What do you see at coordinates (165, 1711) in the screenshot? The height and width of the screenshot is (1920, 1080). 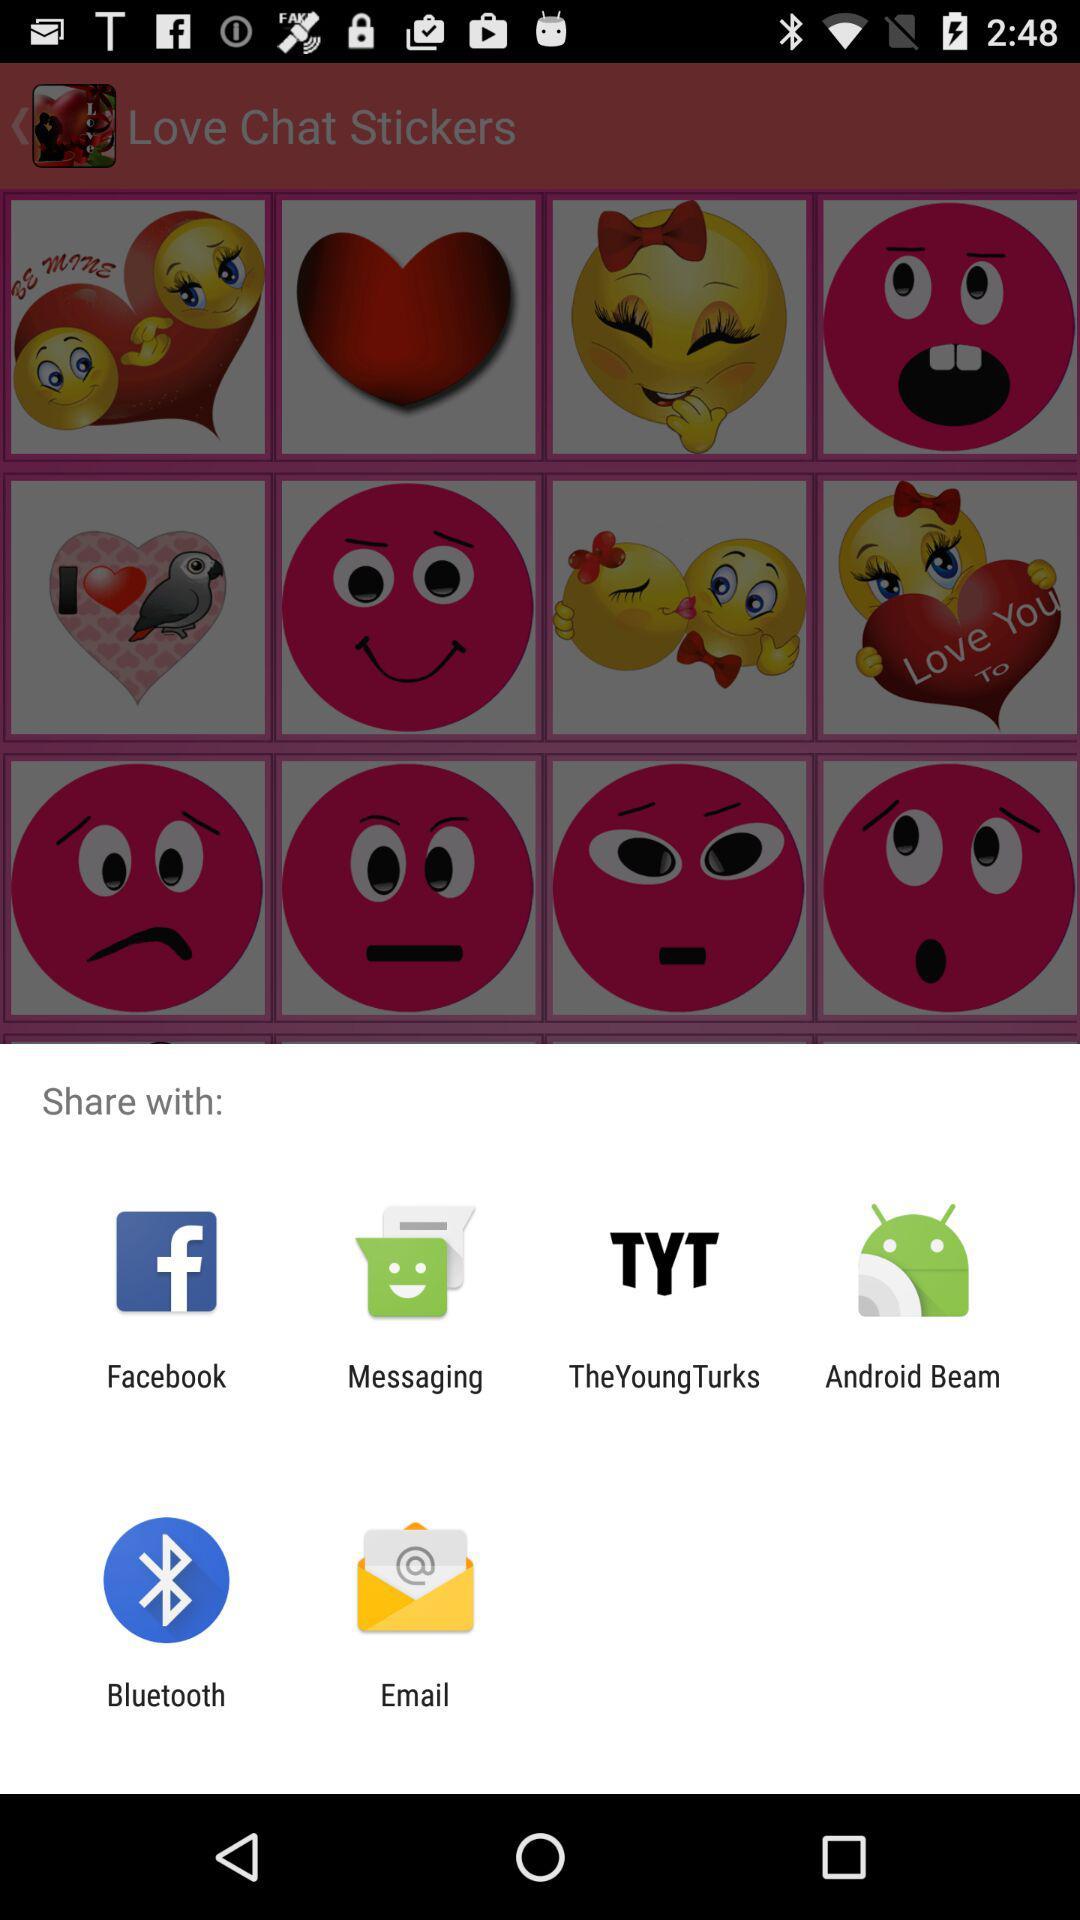 I see `item to the left of the email item` at bounding box center [165, 1711].